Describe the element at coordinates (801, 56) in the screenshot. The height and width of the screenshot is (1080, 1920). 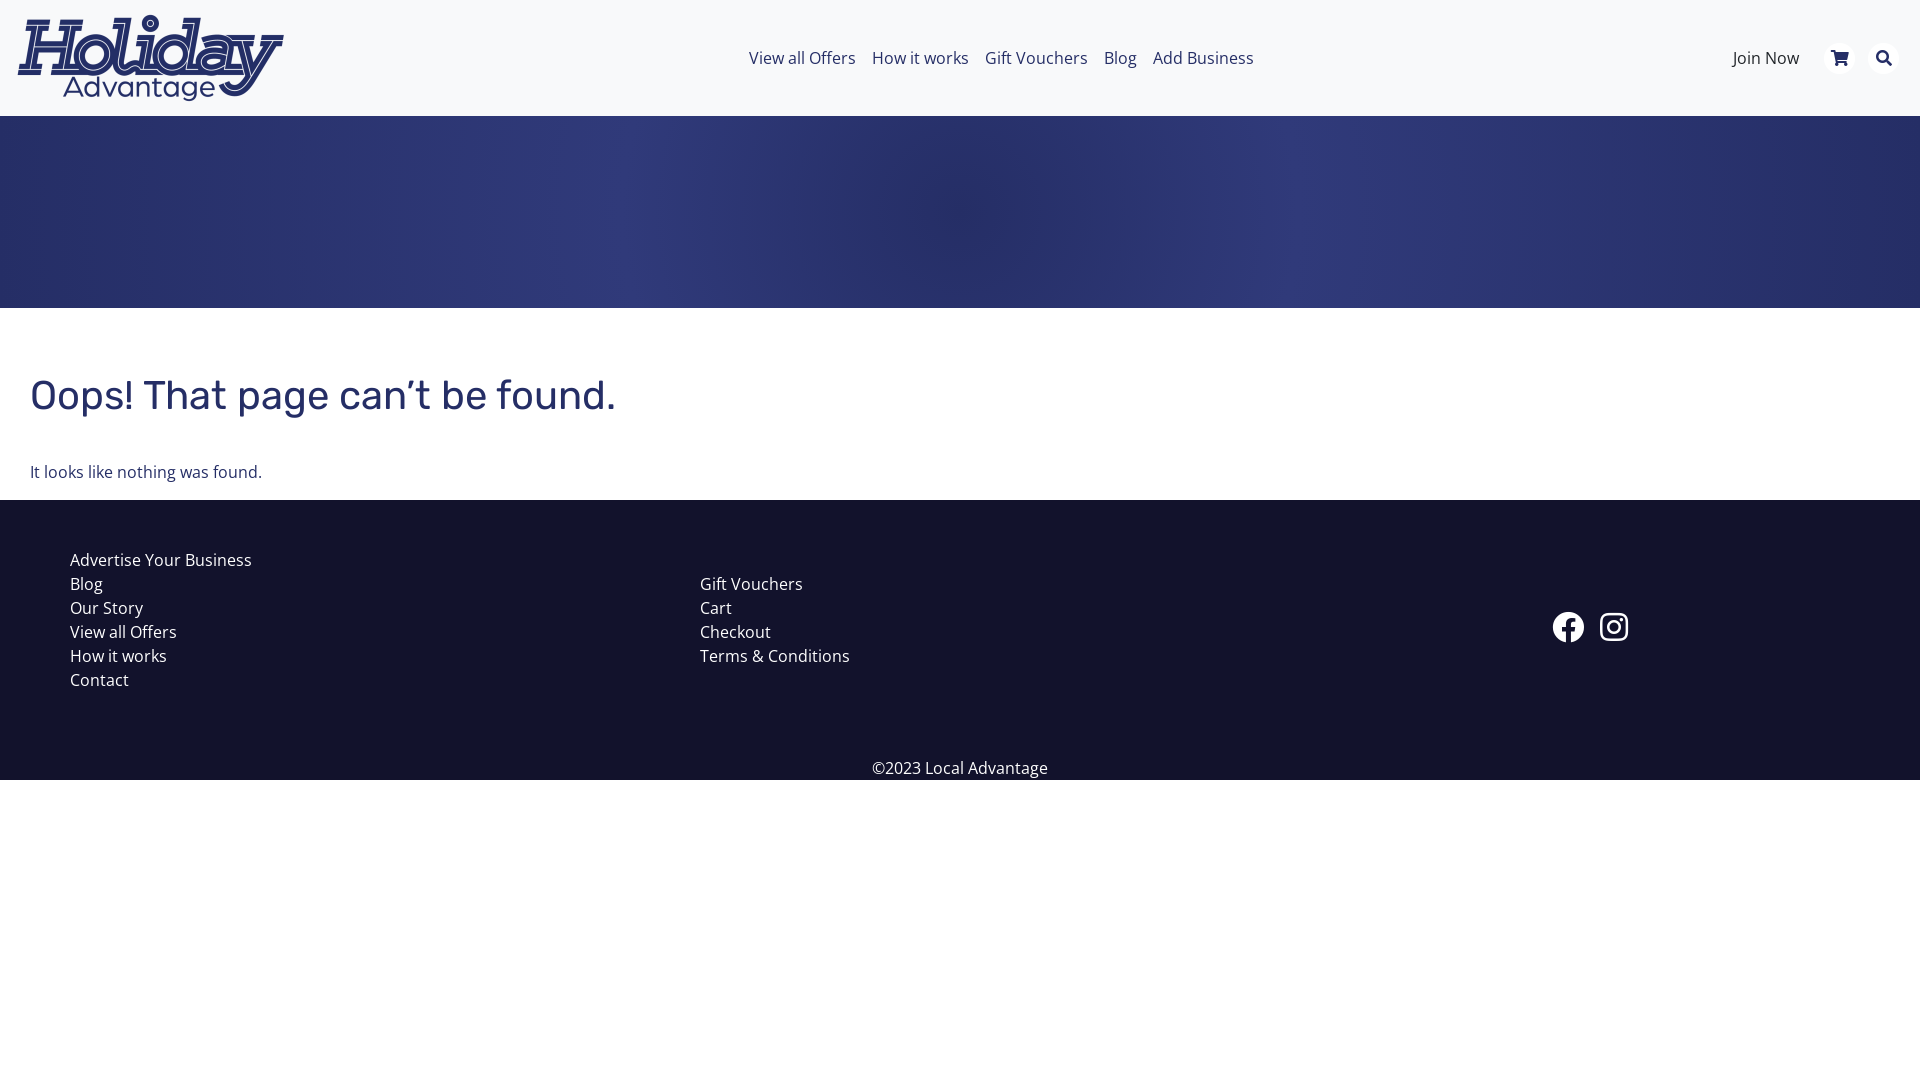
I see `'View all Offers'` at that location.